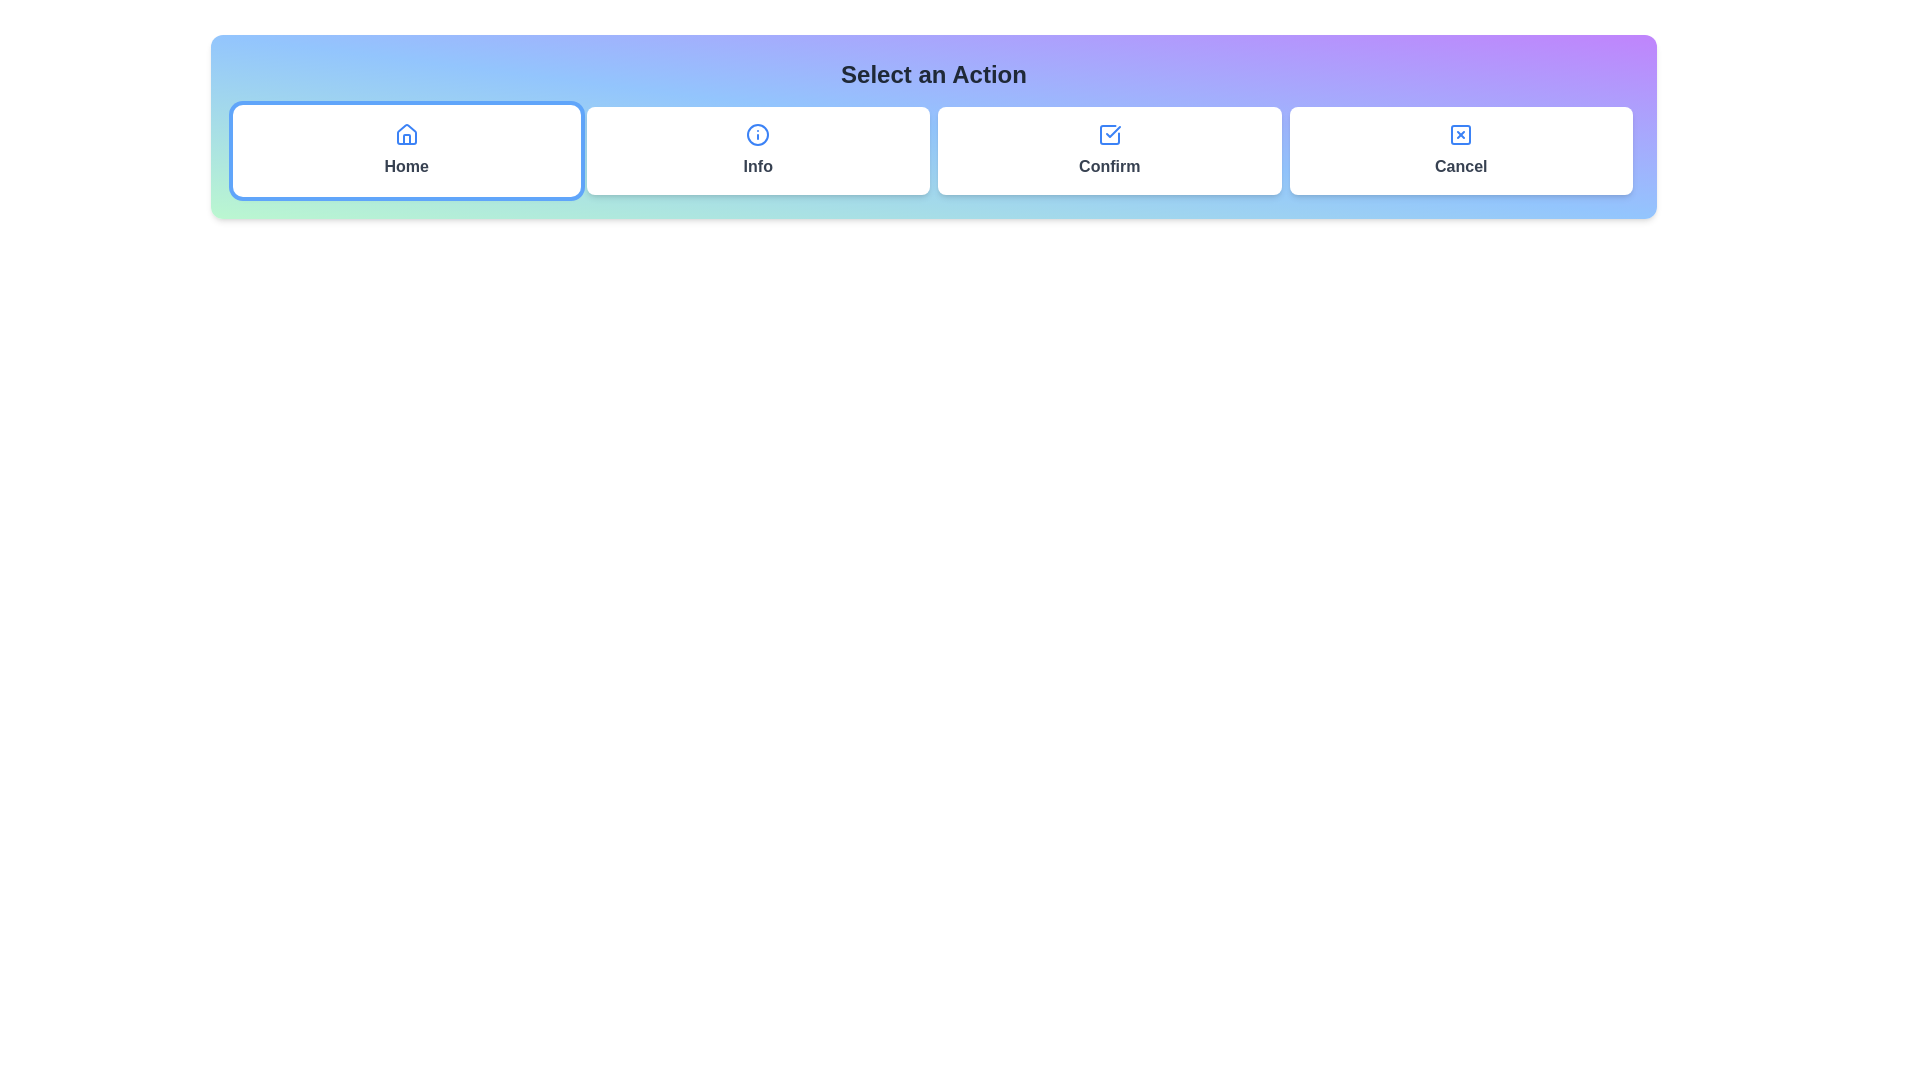 The image size is (1920, 1080). I want to click on the button labeled Confirm to observe its hover effect, so click(1108, 149).